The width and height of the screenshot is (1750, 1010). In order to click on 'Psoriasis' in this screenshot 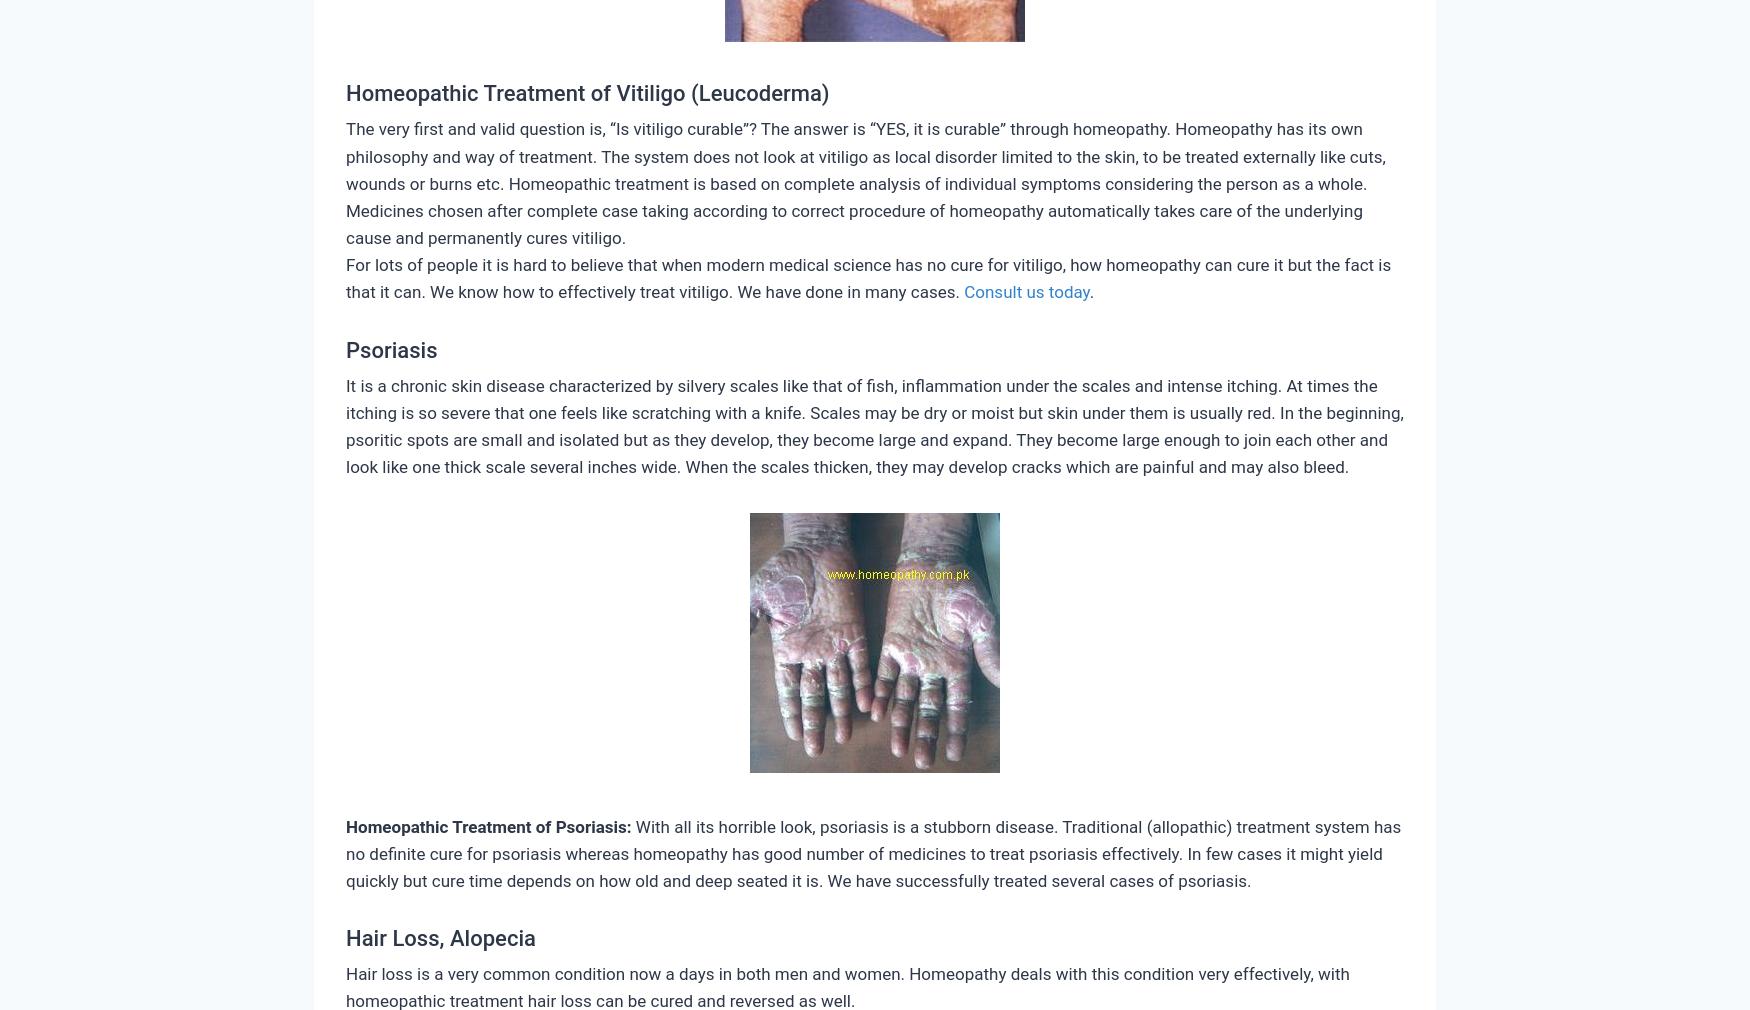, I will do `click(390, 349)`.